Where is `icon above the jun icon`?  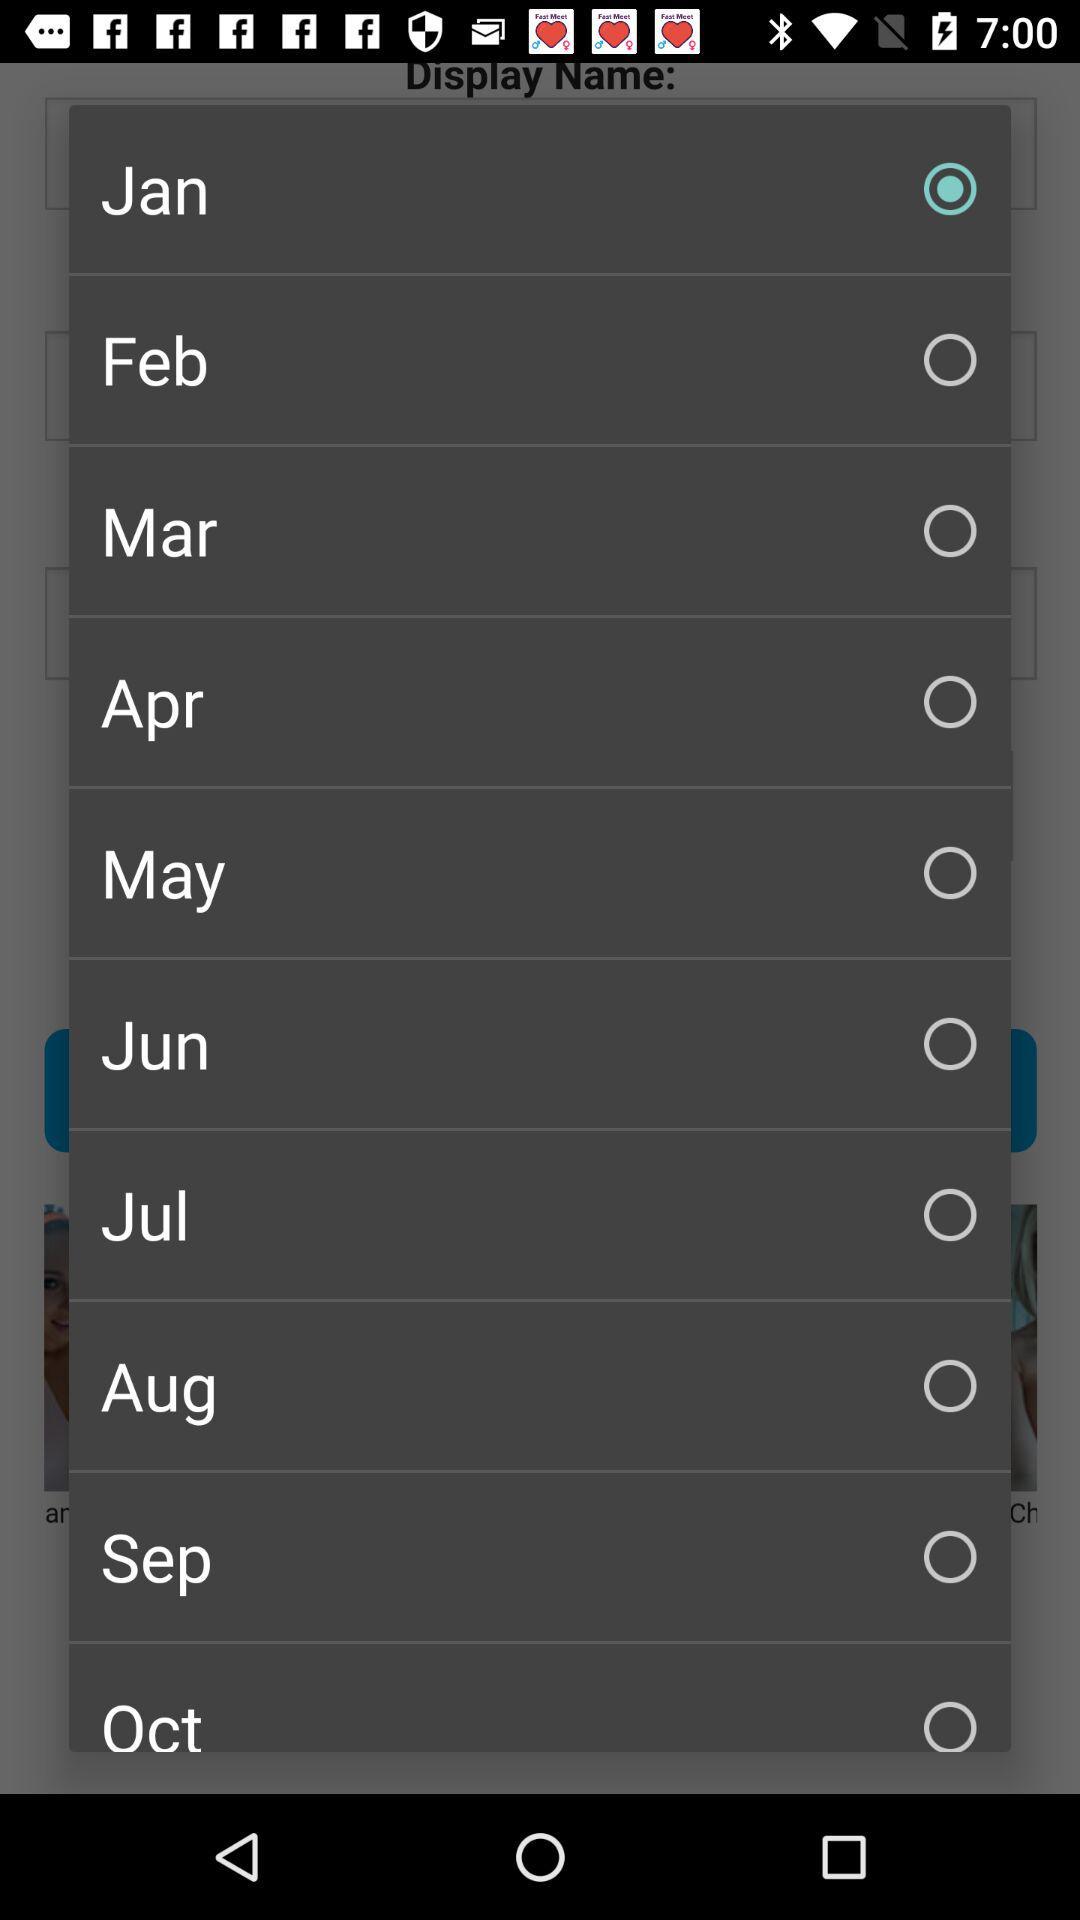
icon above the jun icon is located at coordinates (540, 873).